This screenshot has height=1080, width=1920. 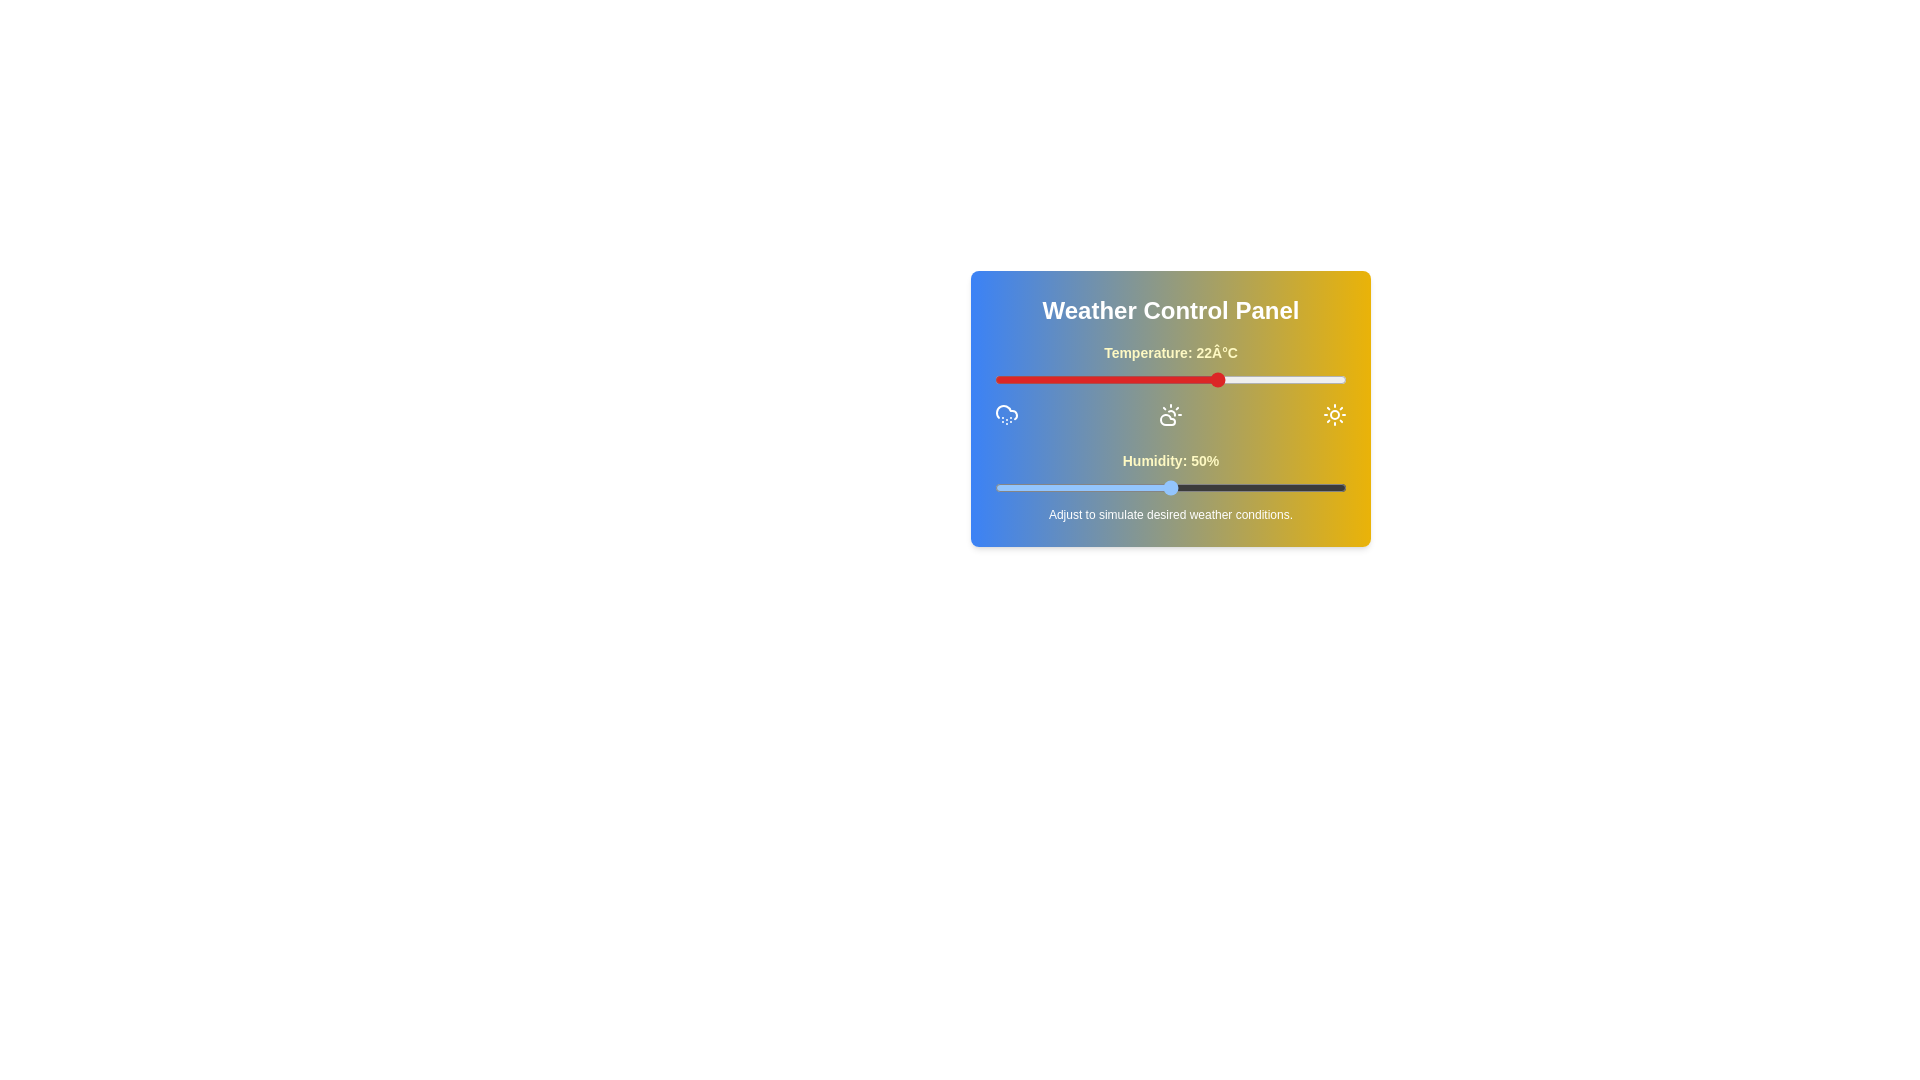 What do you see at coordinates (1171, 414) in the screenshot?
I see `the weather icon that resembles a cloud with sun rays, located at the center of the weather control panel interface, between the temperature and humidity sliders` at bounding box center [1171, 414].